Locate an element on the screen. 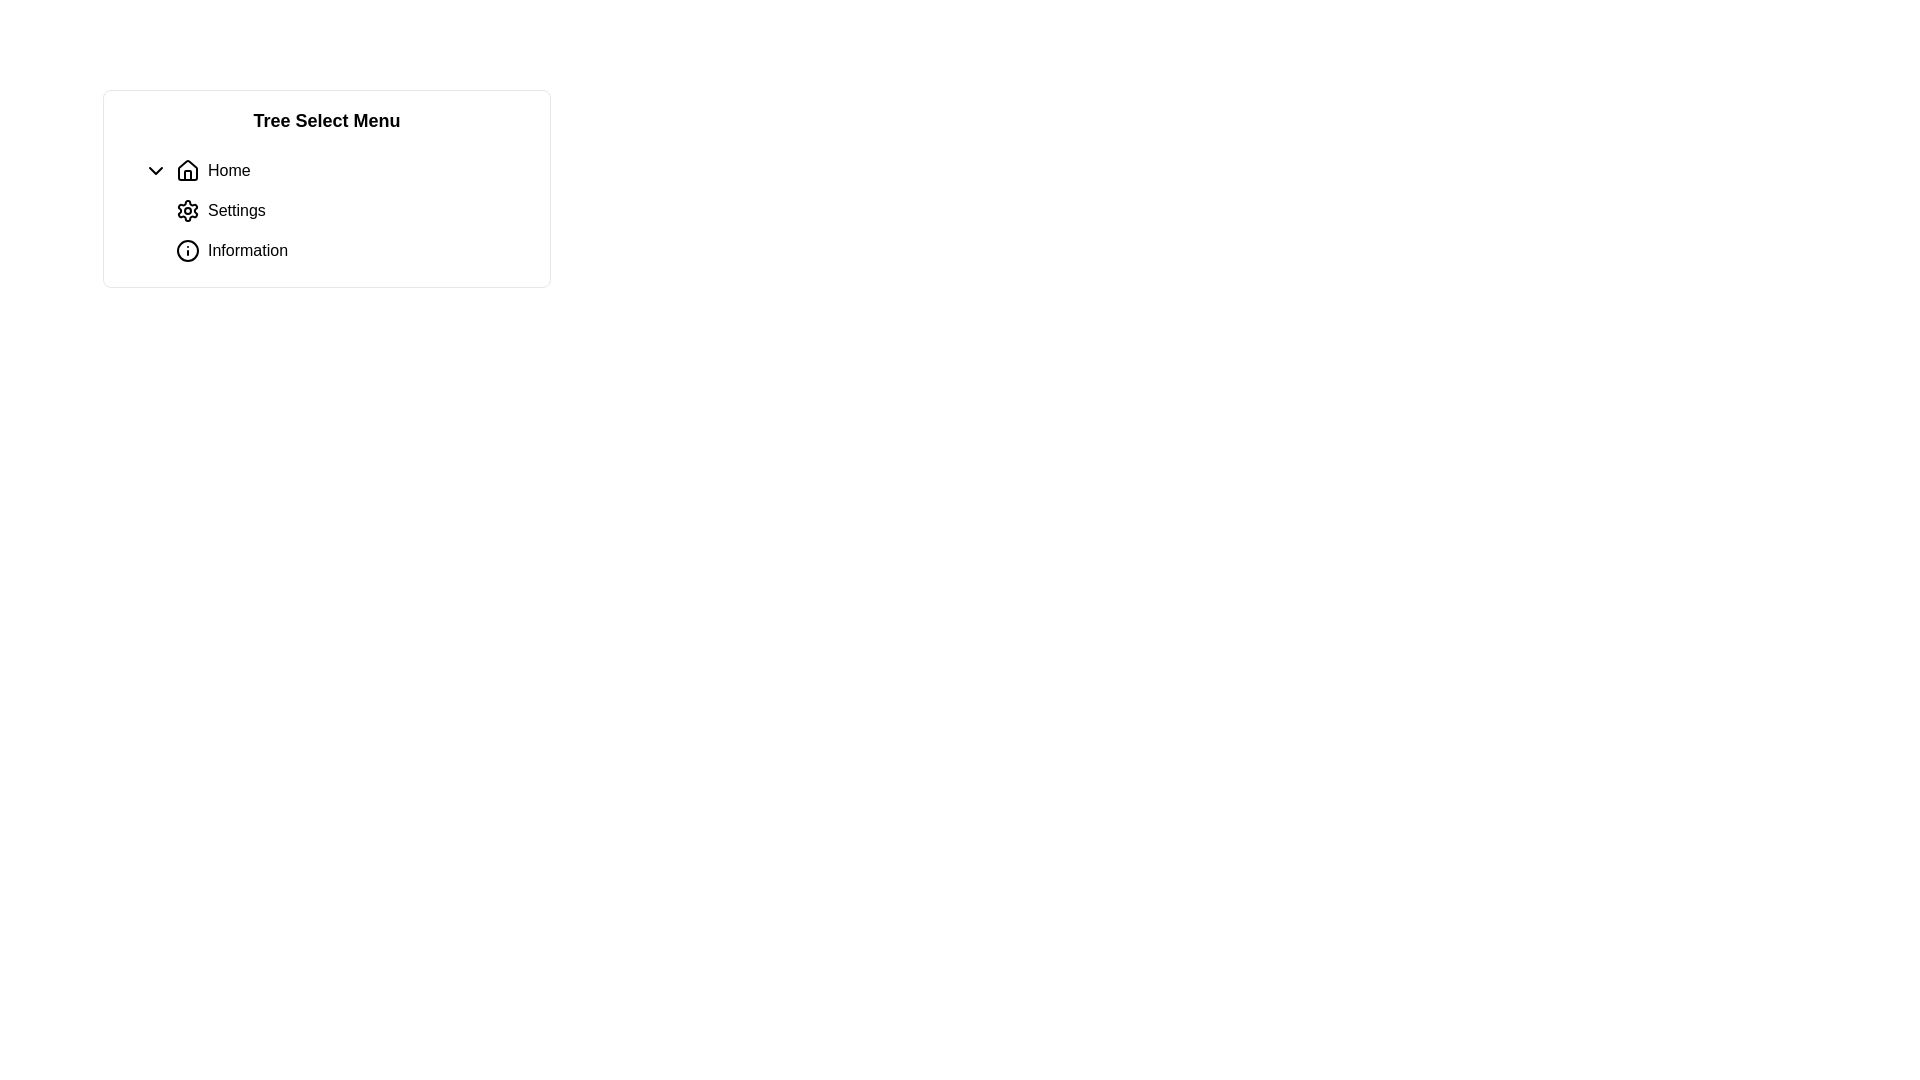 Image resolution: width=1920 pixels, height=1080 pixels. the central circular part of the 'Information' icon, which has a black border and is located adjacent to the text label 'Information' is located at coordinates (187, 249).